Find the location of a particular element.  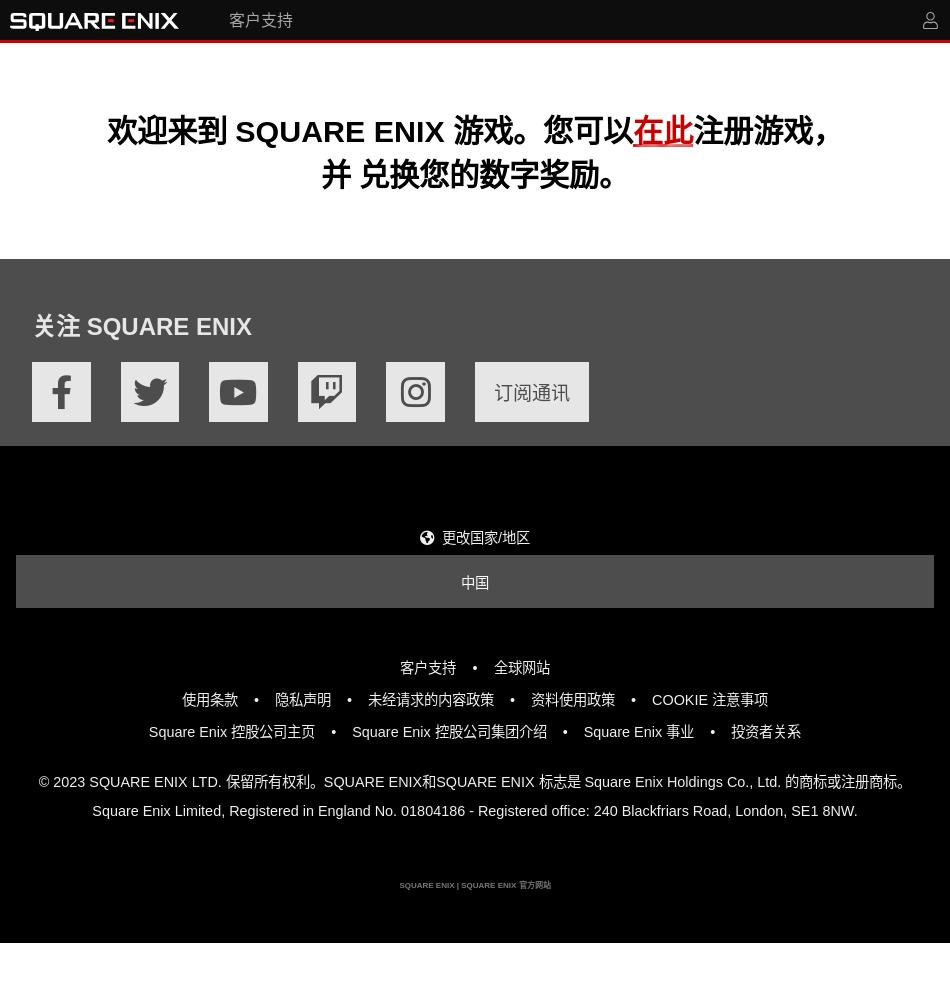

'Square Enix 控股公司集团介绍' is located at coordinates (447, 731).